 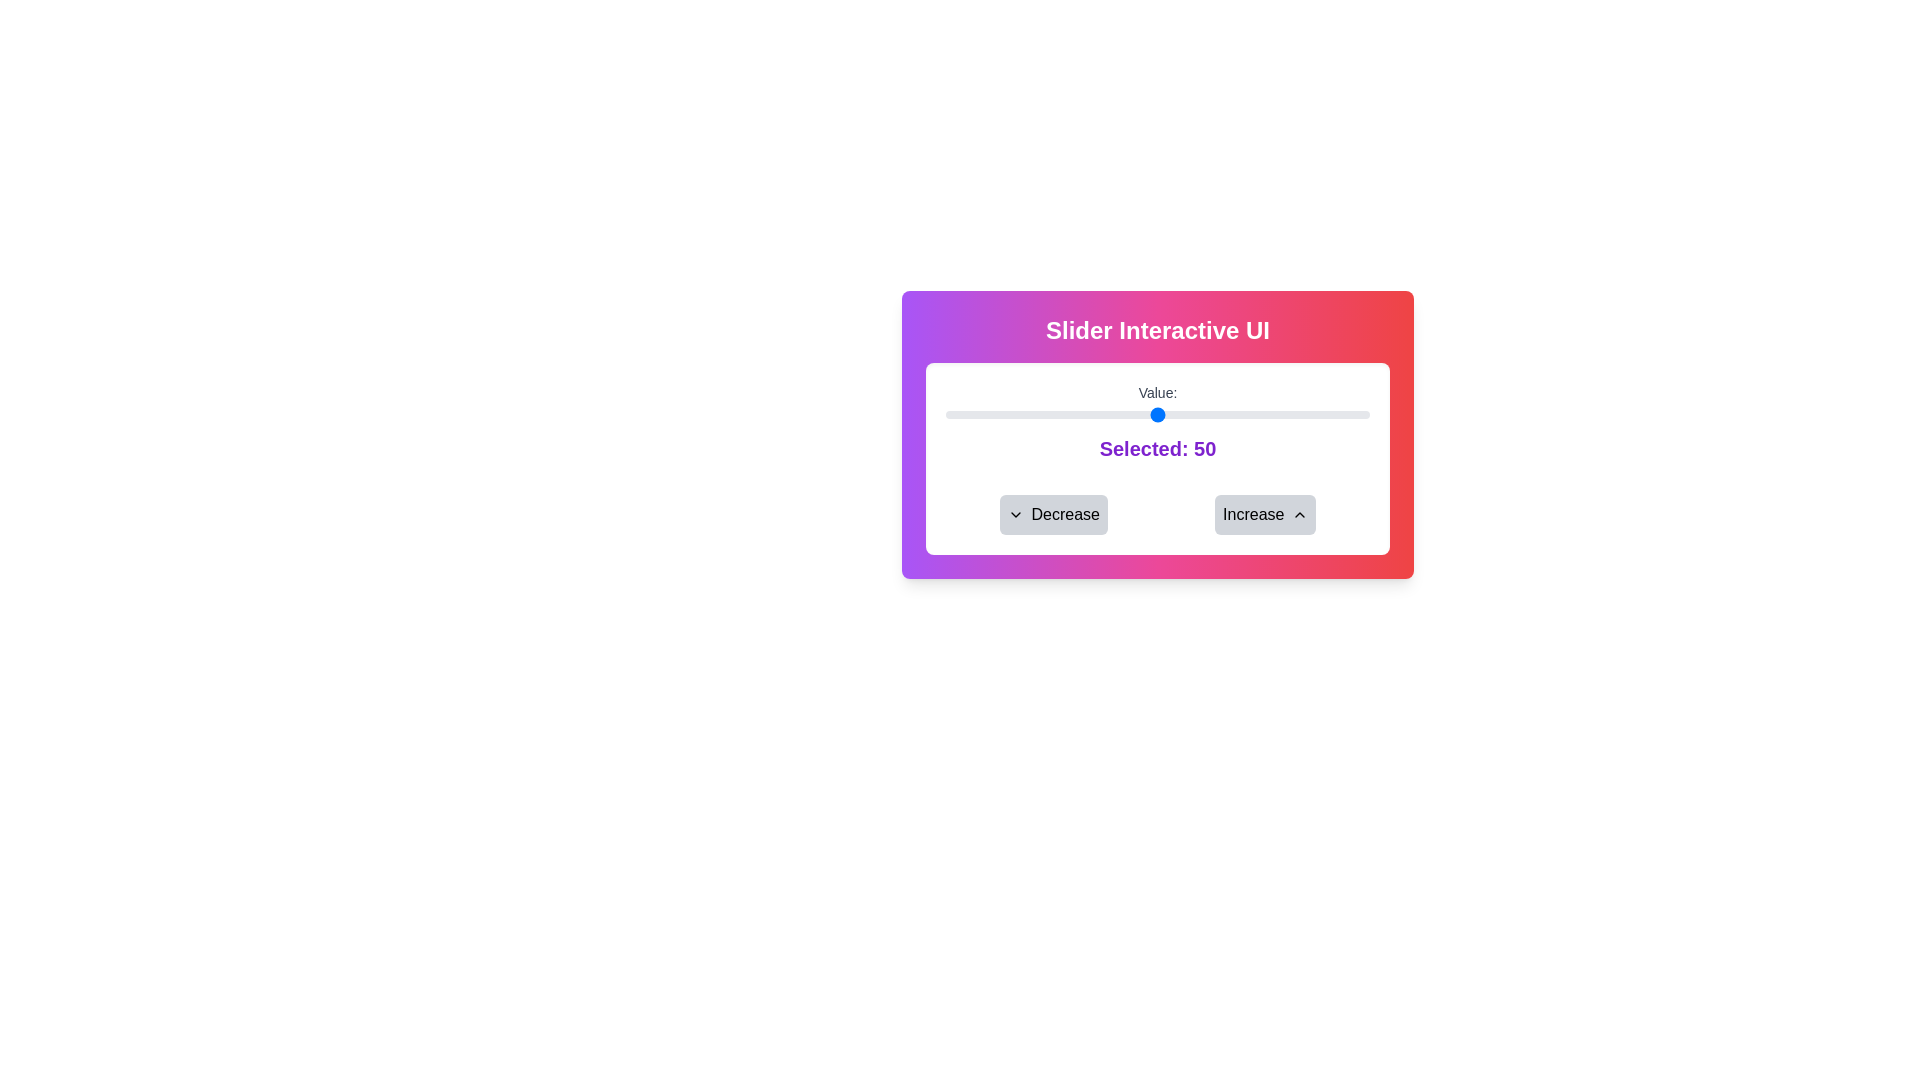 I want to click on the slider value, so click(x=1183, y=414).